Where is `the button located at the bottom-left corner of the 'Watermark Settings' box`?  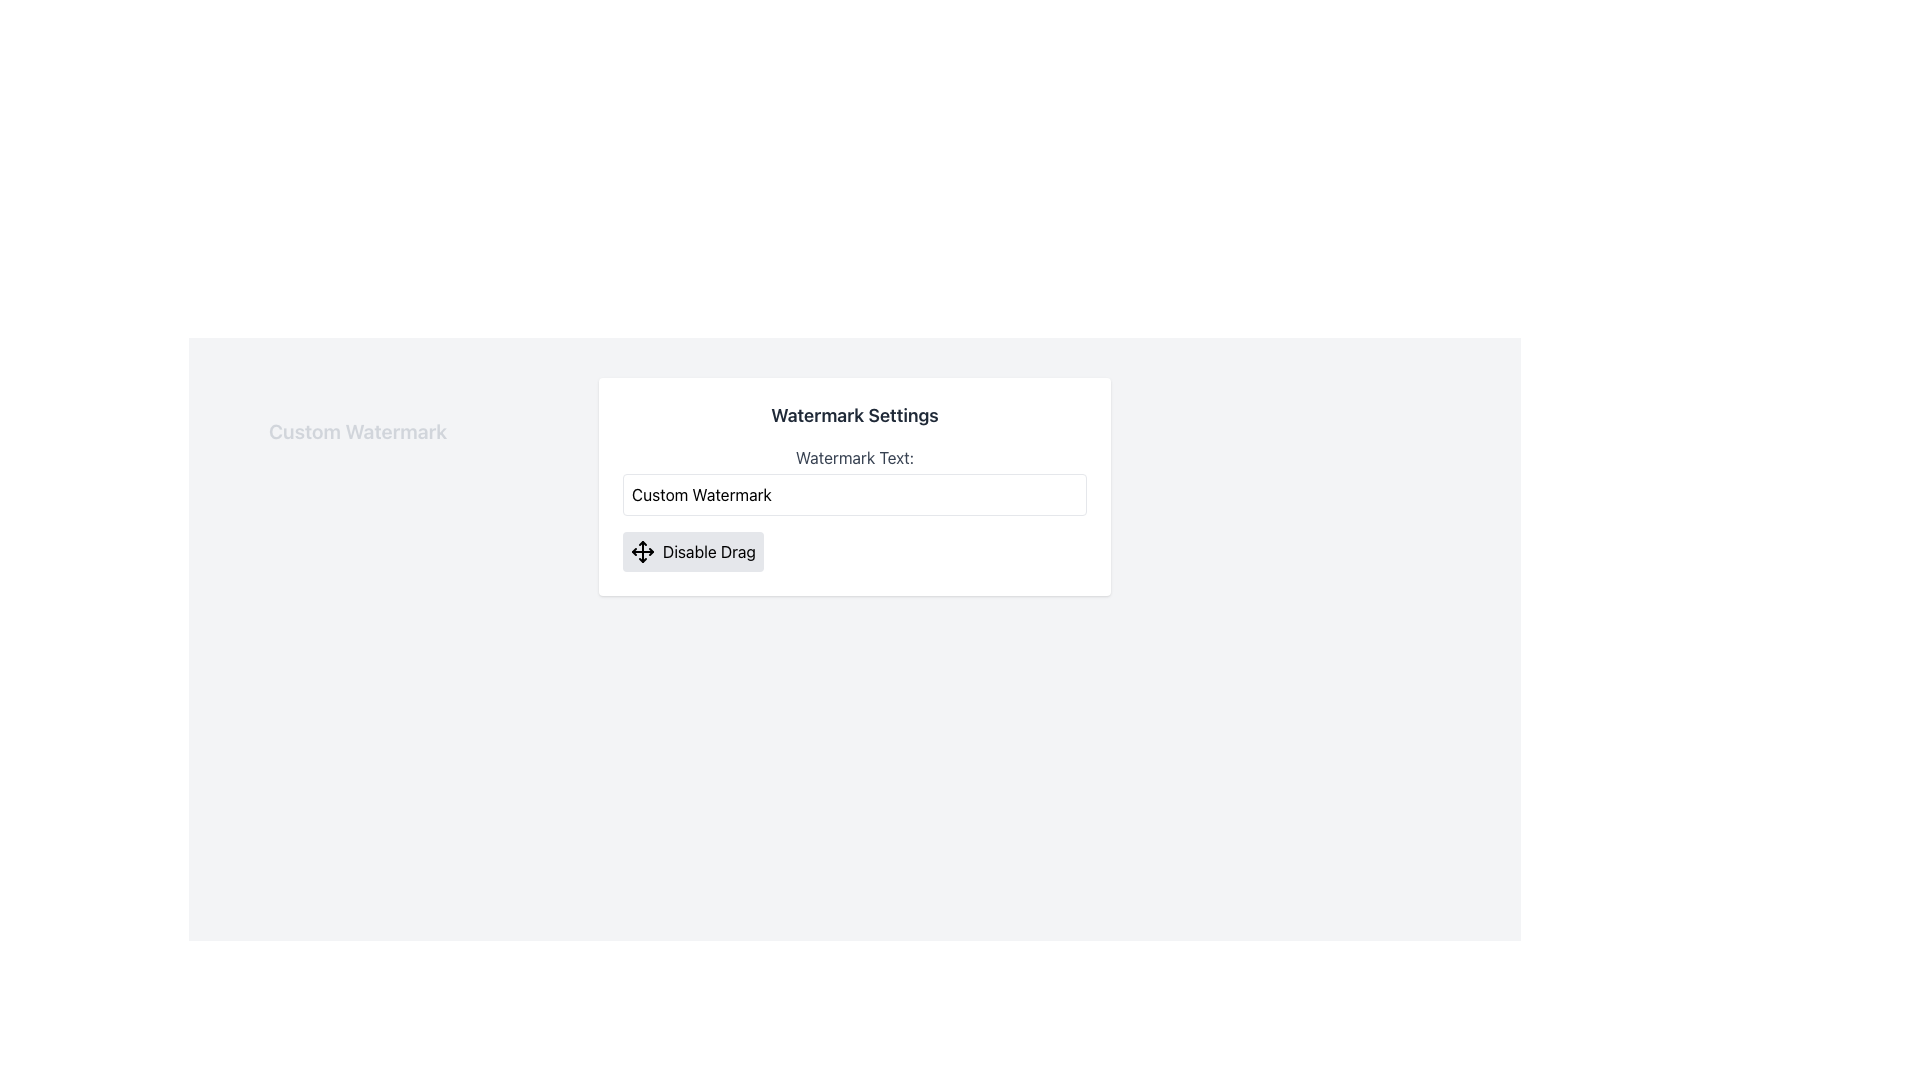 the button located at the bottom-left corner of the 'Watermark Settings' box is located at coordinates (693, 551).